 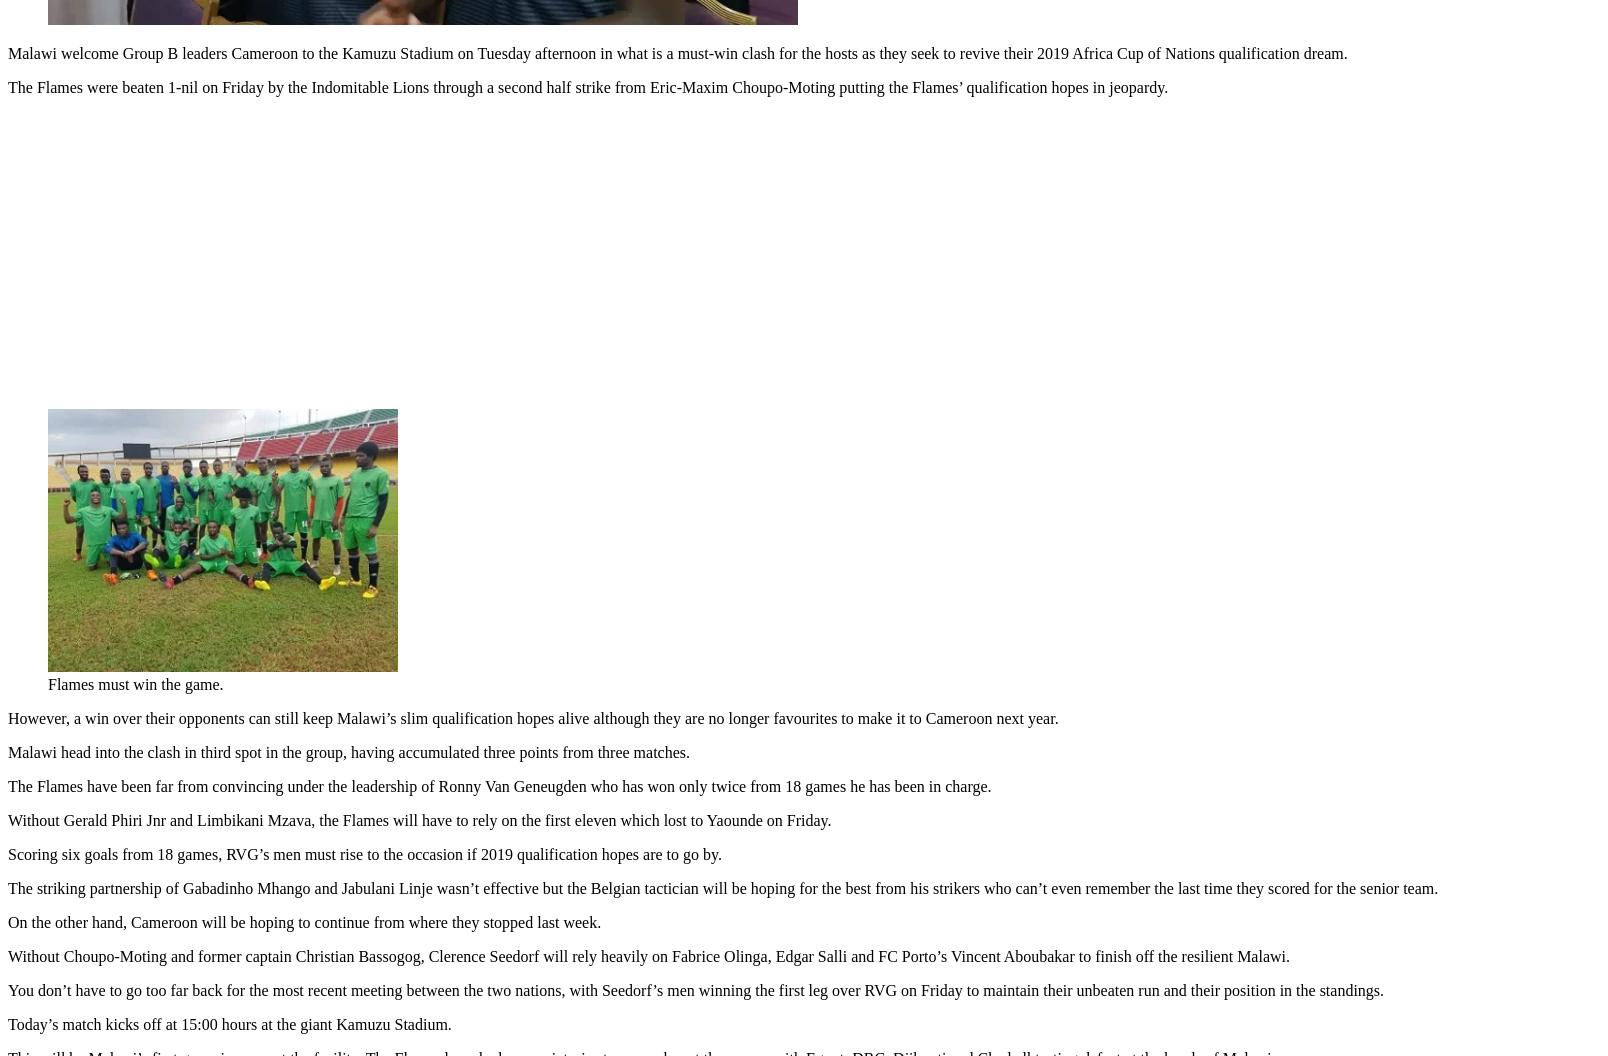 What do you see at coordinates (7, 747) in the screenshot?
I see `'Malawi head into the clash in third spot in the group, having accumulated three points from three matches.'` at bounding box center [7, 747].